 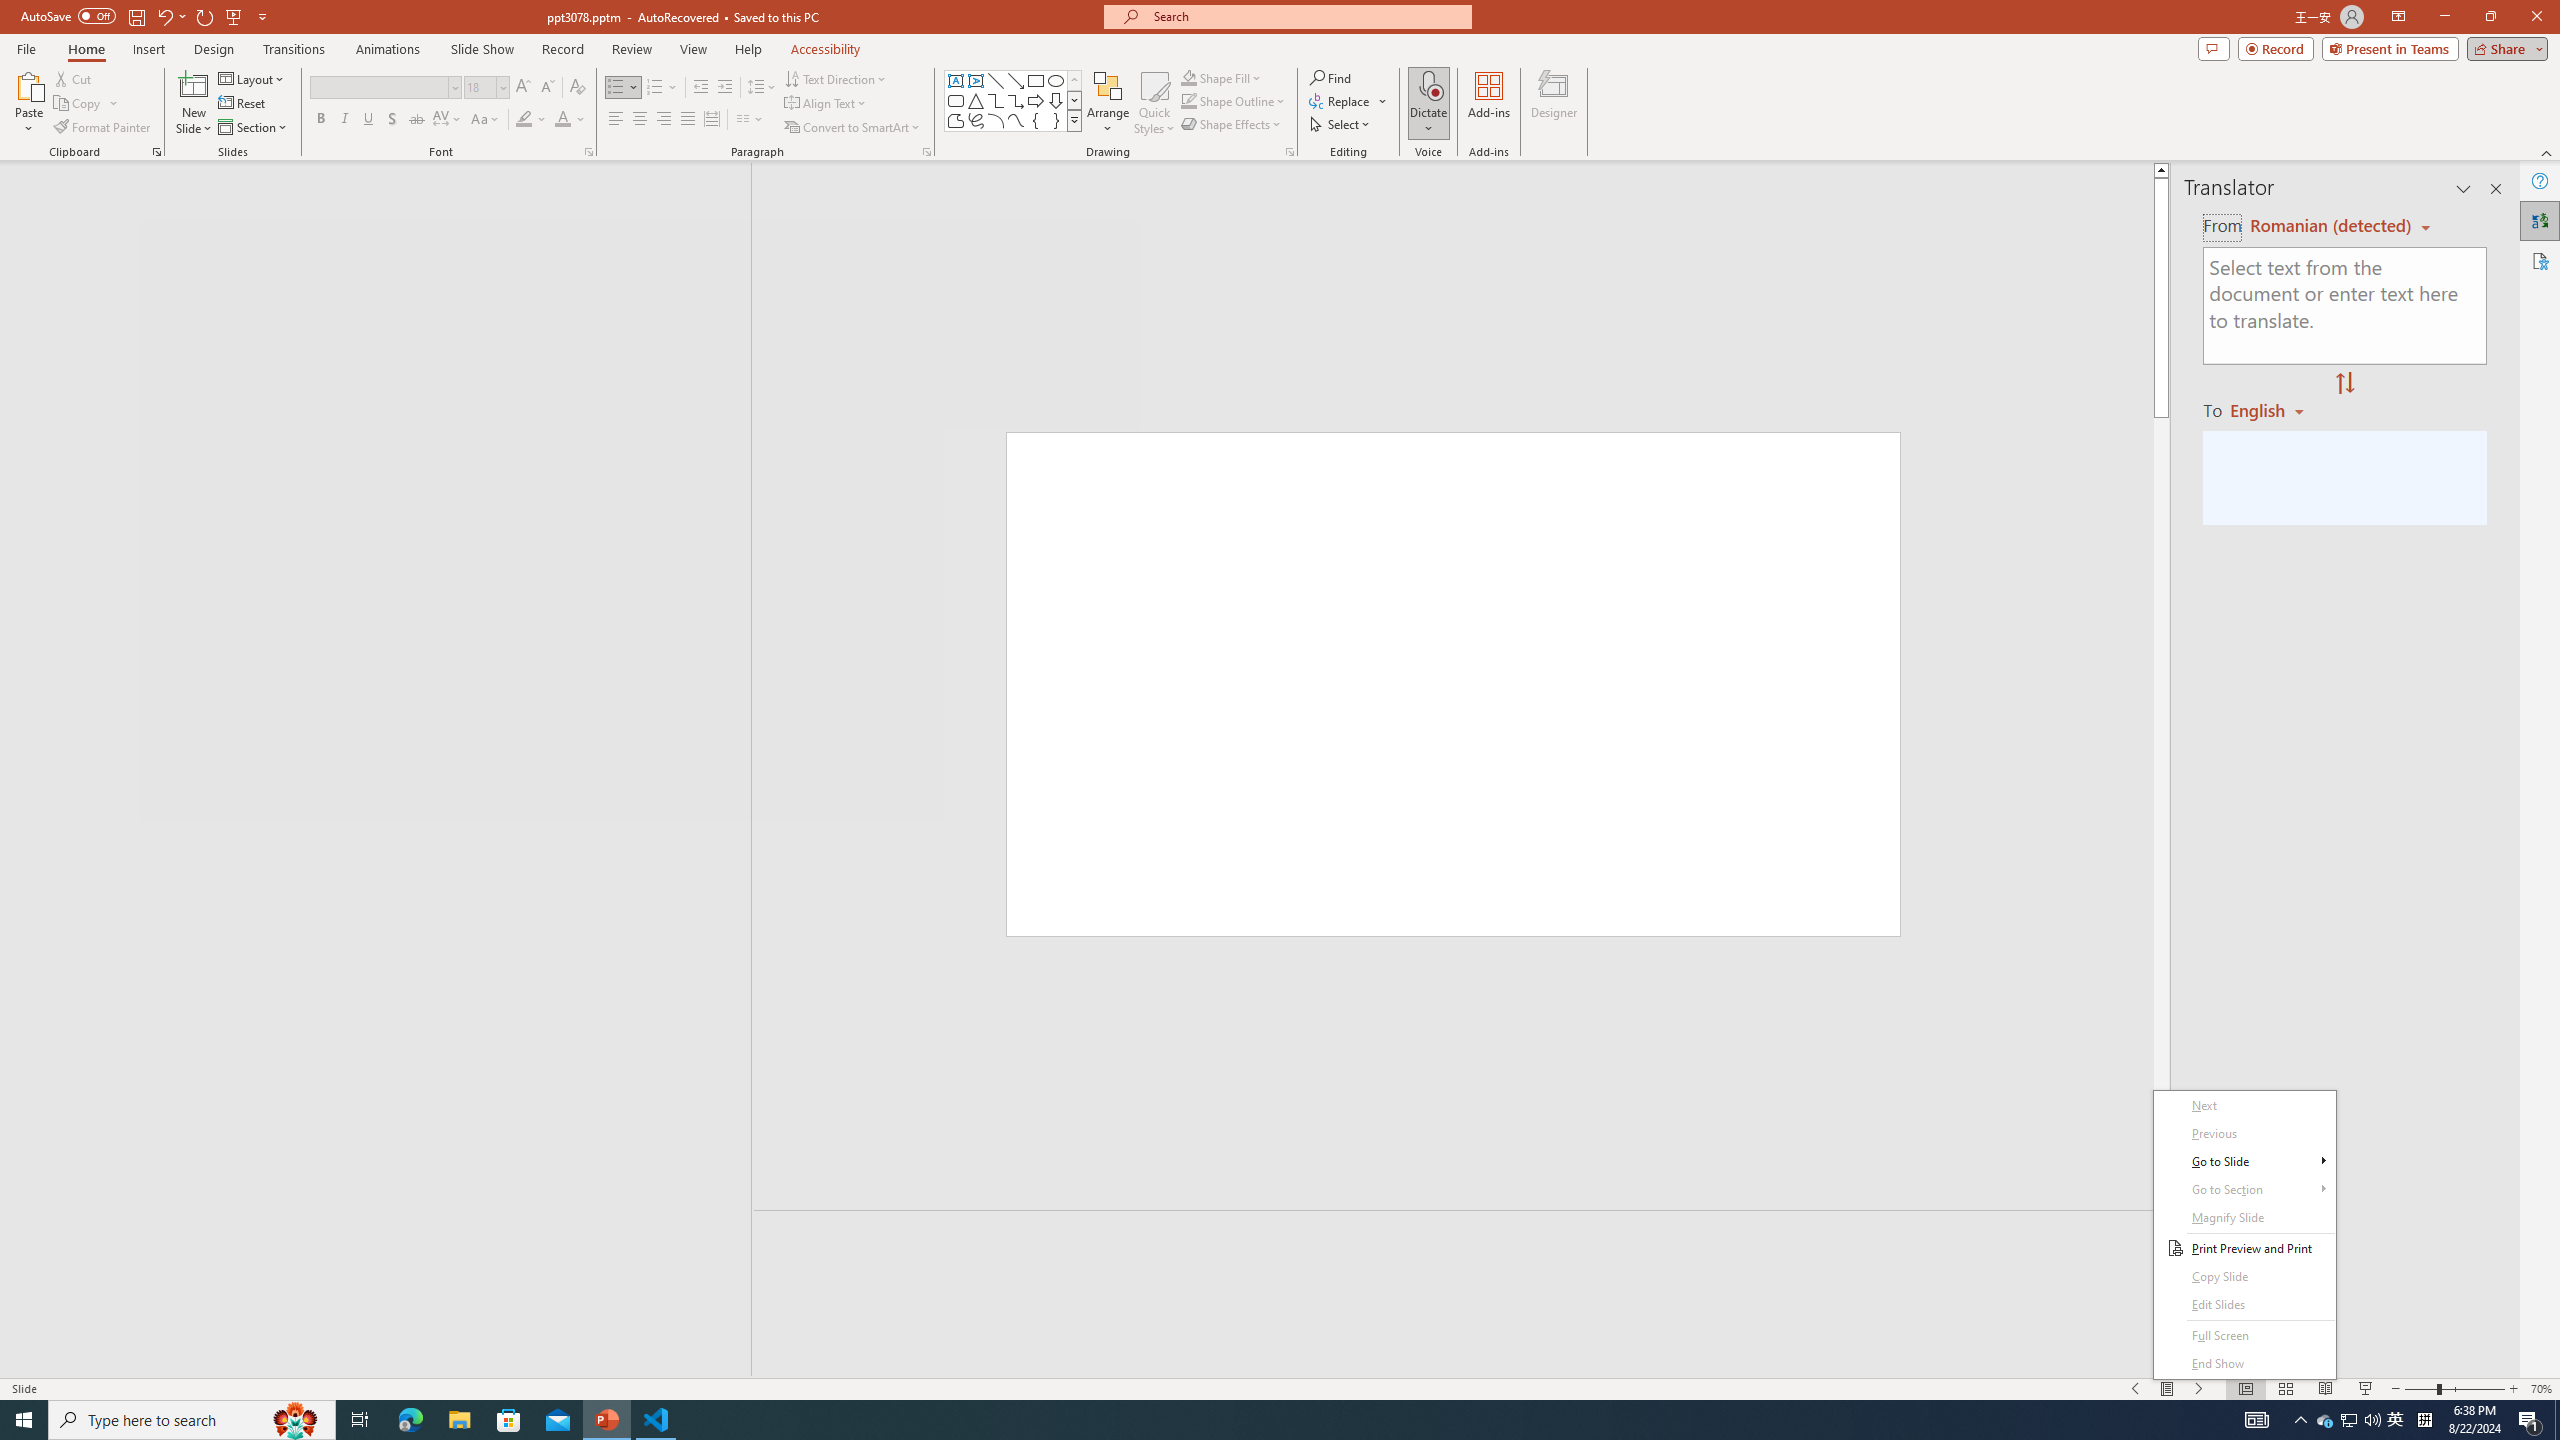 What do you see at coordinates (2245, 1133) in the screenshot?
I see `'Previous'` at bounding box center [2245, 1133].